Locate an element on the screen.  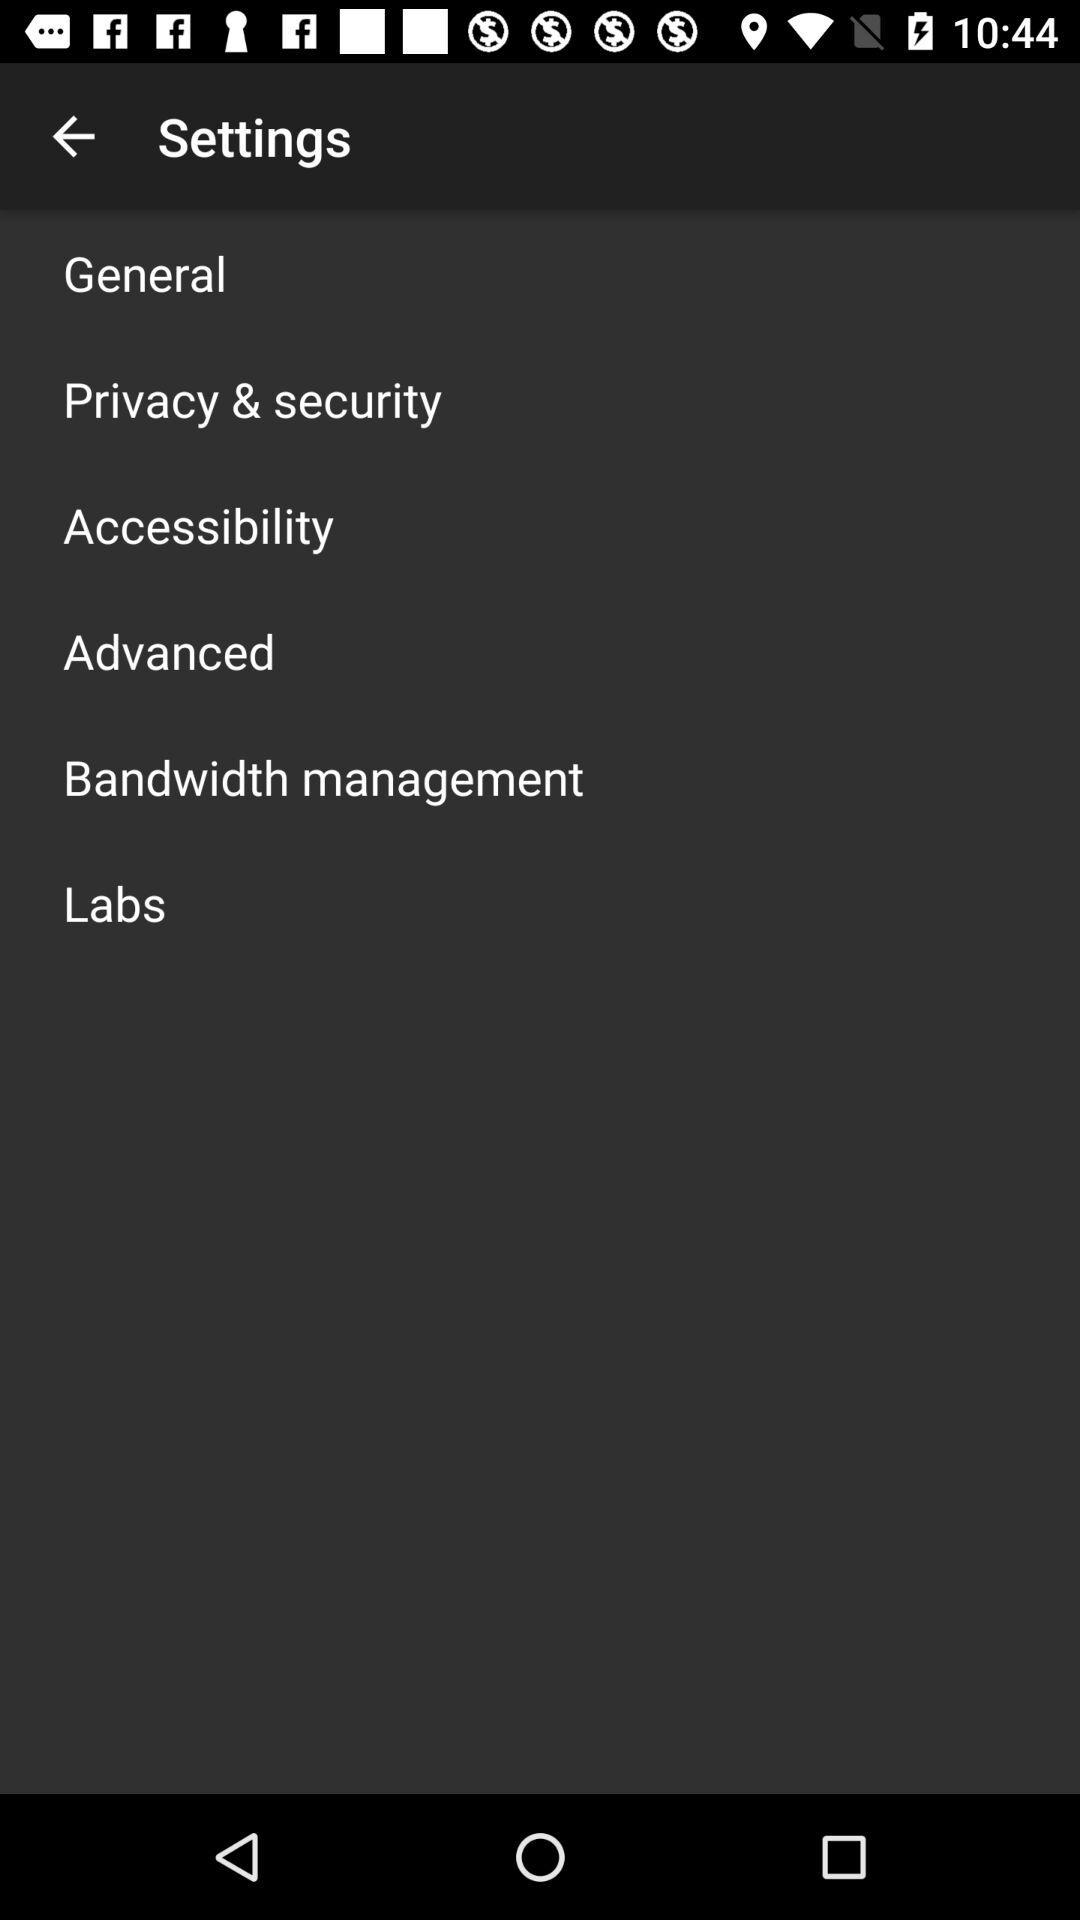
app to the left of settings is located at coordinates (72, 135).